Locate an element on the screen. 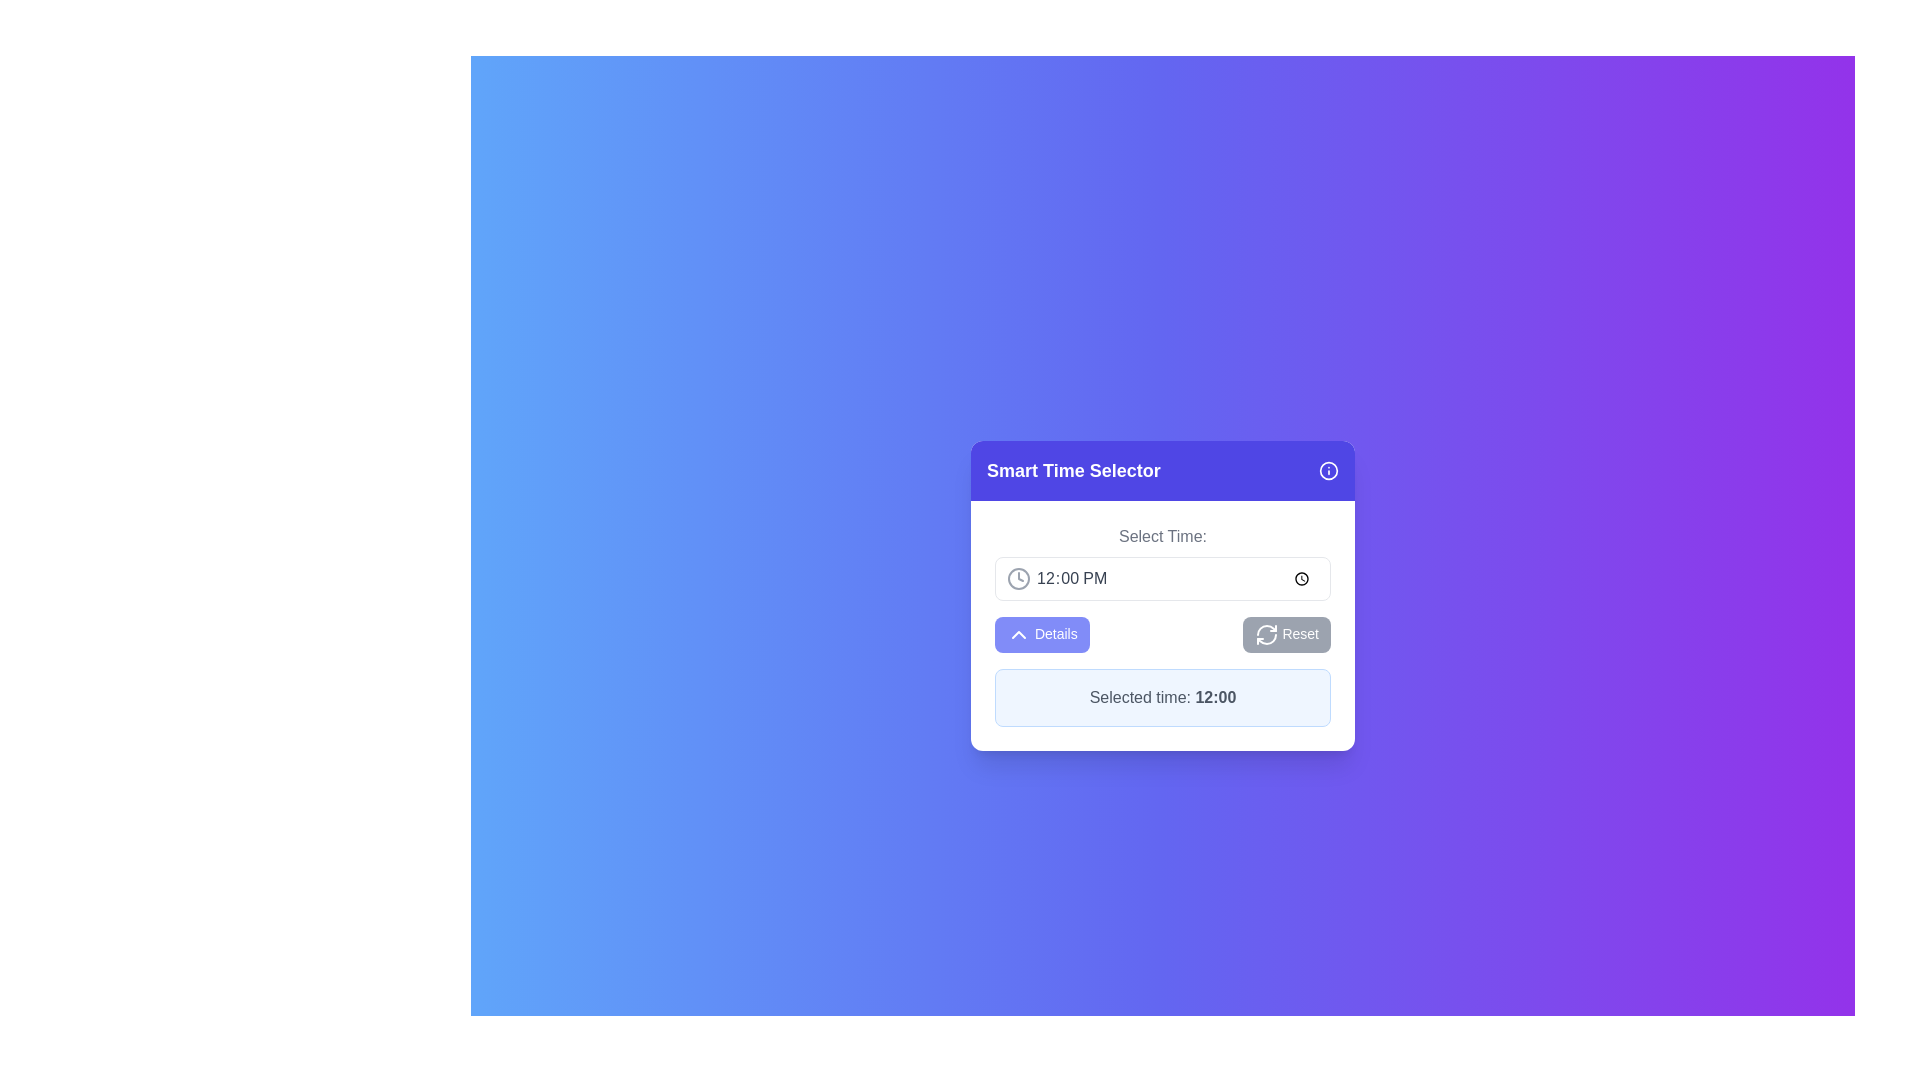 This screenshot has height=1080, width=1920. the static text label displaying 'Smart Time Selector' in bold, located in the top-left section of the modal's header is located at coordinates (1072, 470).